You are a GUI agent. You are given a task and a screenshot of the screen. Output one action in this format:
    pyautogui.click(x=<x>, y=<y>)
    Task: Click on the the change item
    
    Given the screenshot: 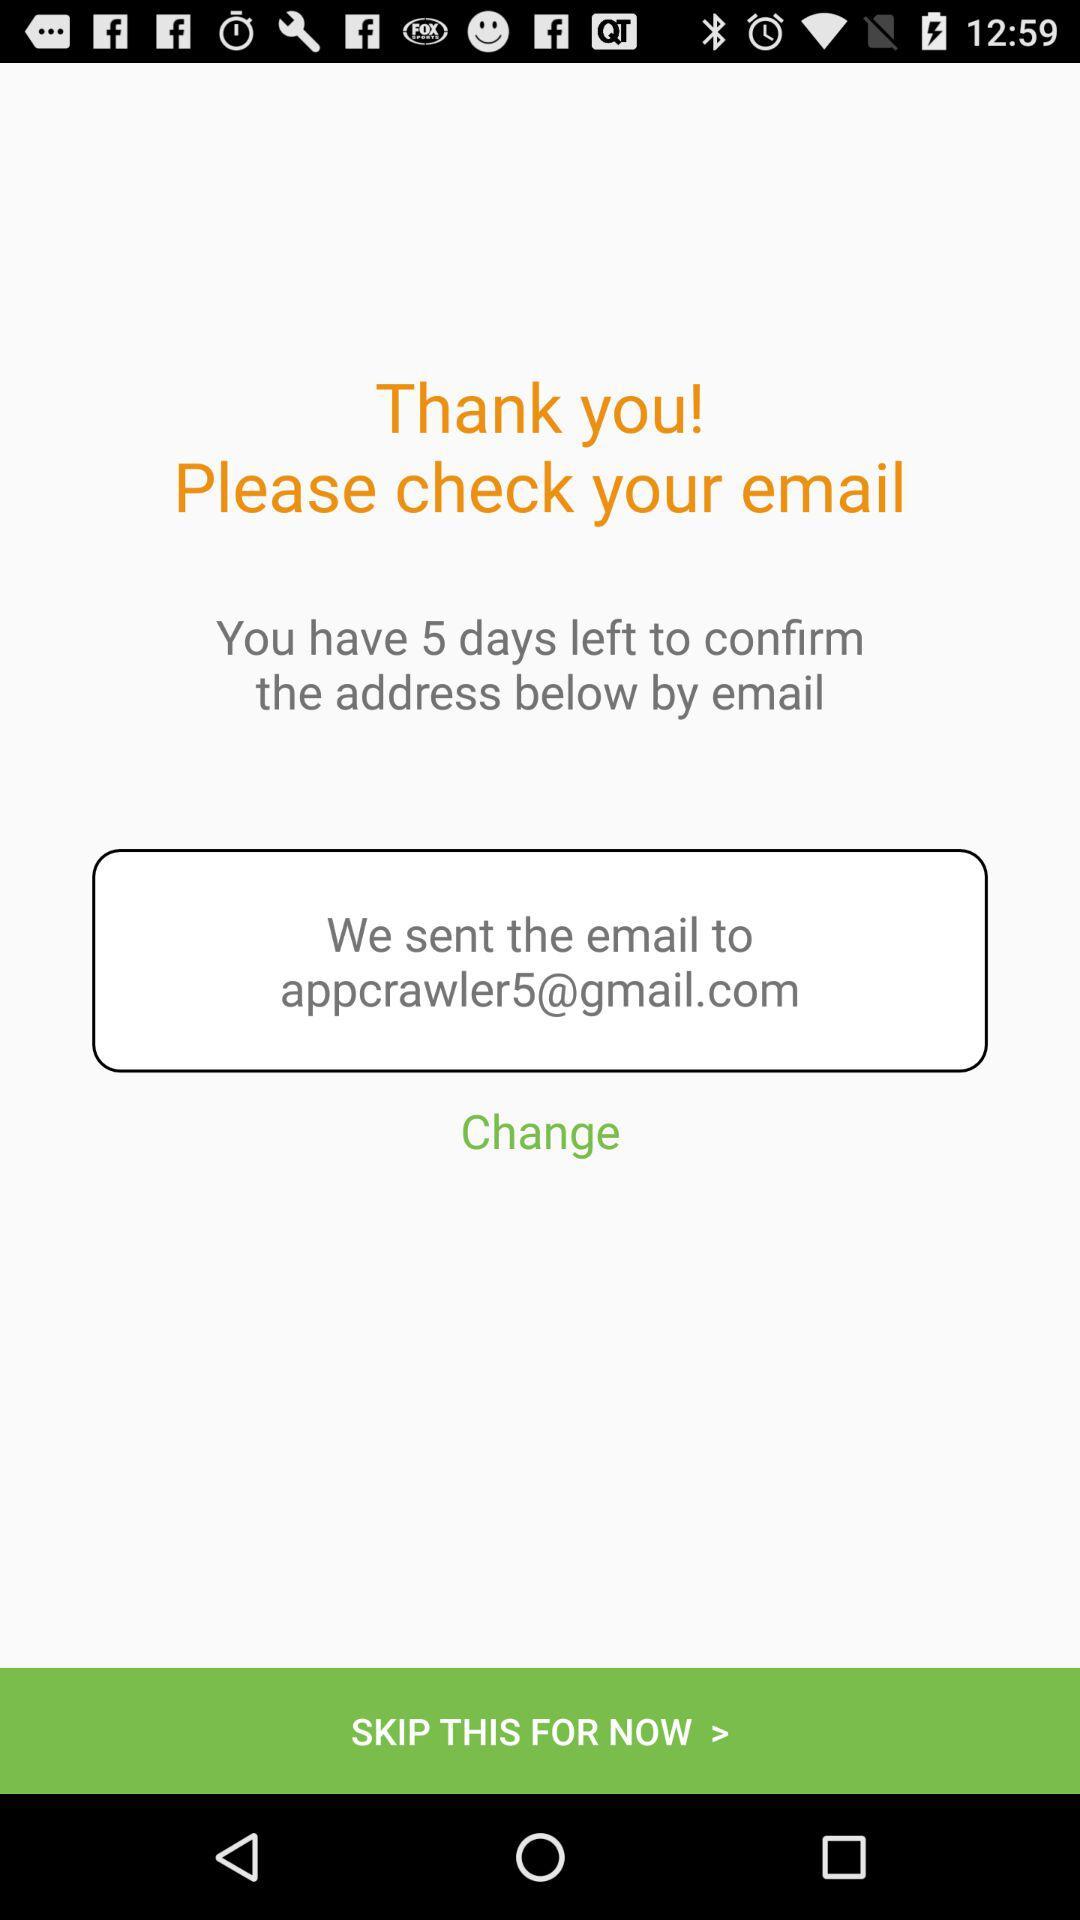 What is the action you would take?
    pyautogui.click(x=540, y=1220)
    